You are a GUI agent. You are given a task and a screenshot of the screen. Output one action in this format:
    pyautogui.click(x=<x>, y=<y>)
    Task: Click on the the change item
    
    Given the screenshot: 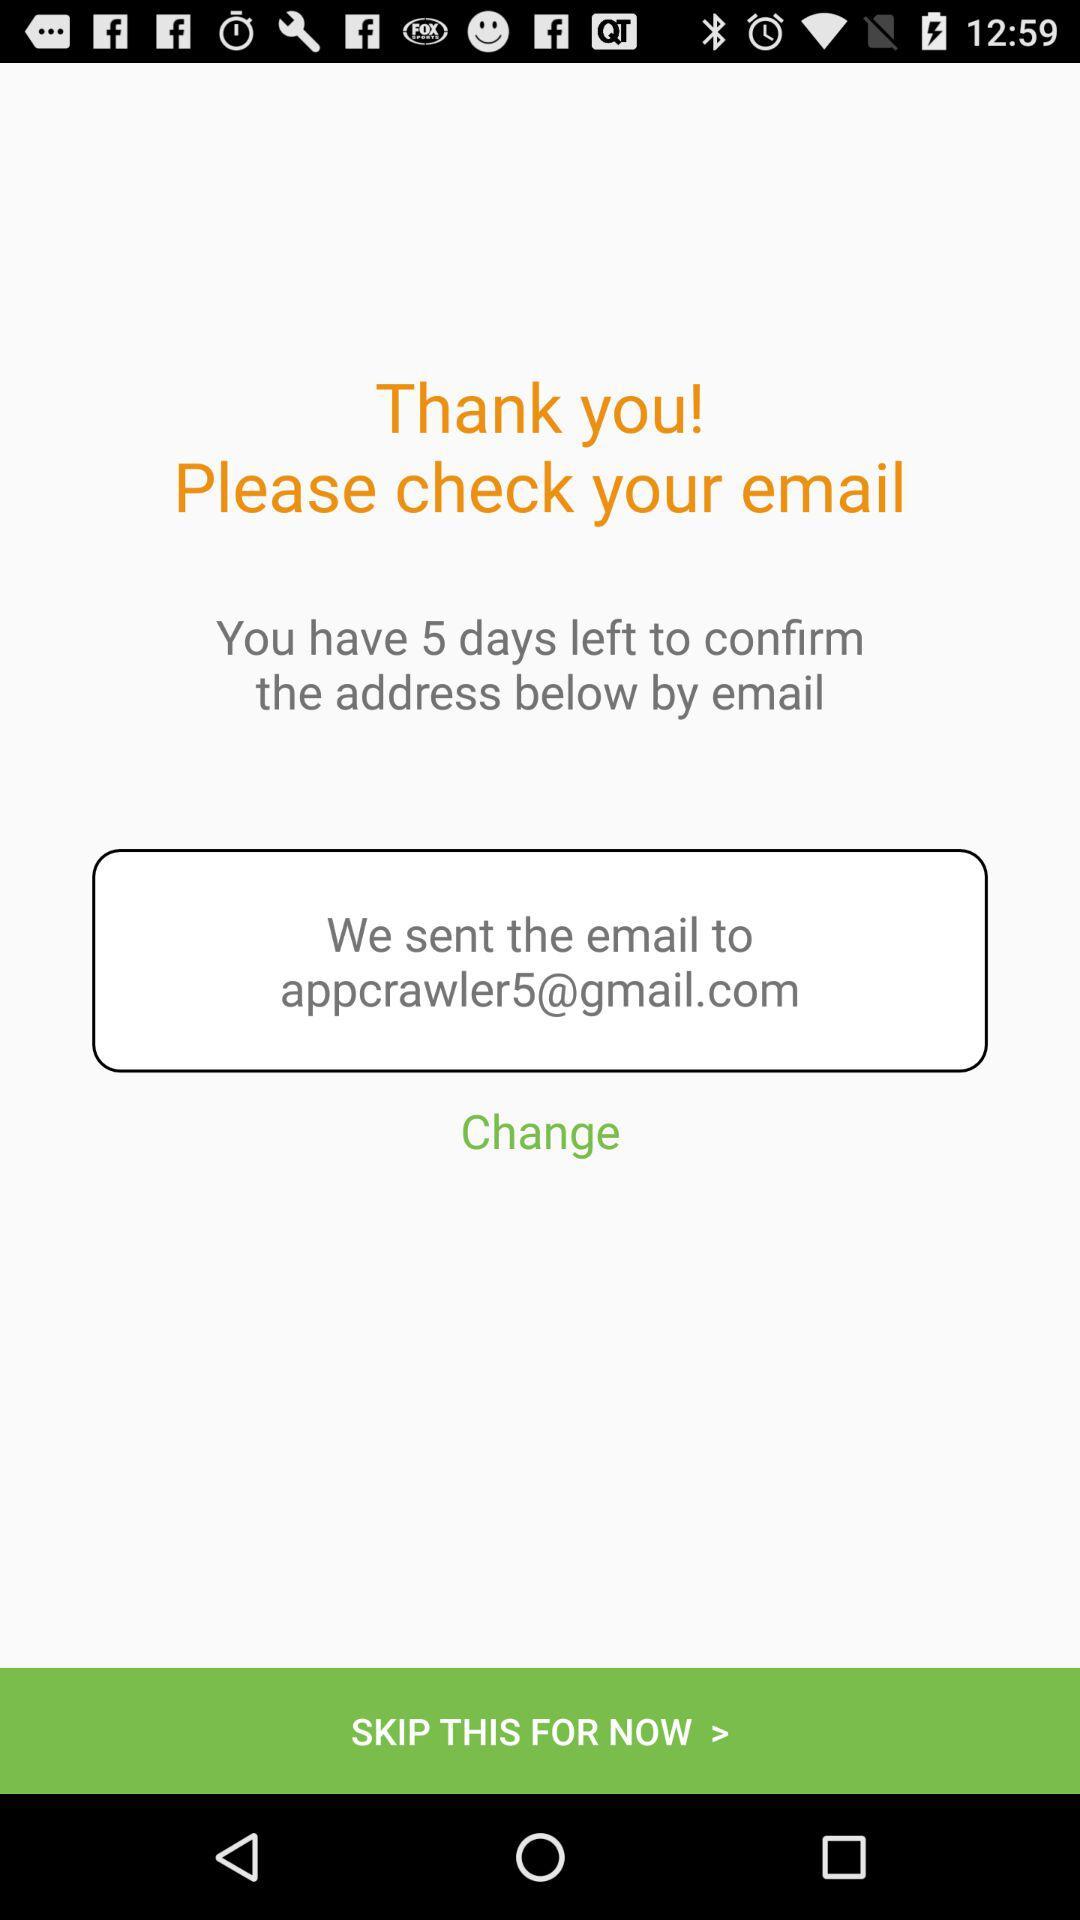 What is the action you would take?
    pyautogui.click(x=540, y=1220)
    